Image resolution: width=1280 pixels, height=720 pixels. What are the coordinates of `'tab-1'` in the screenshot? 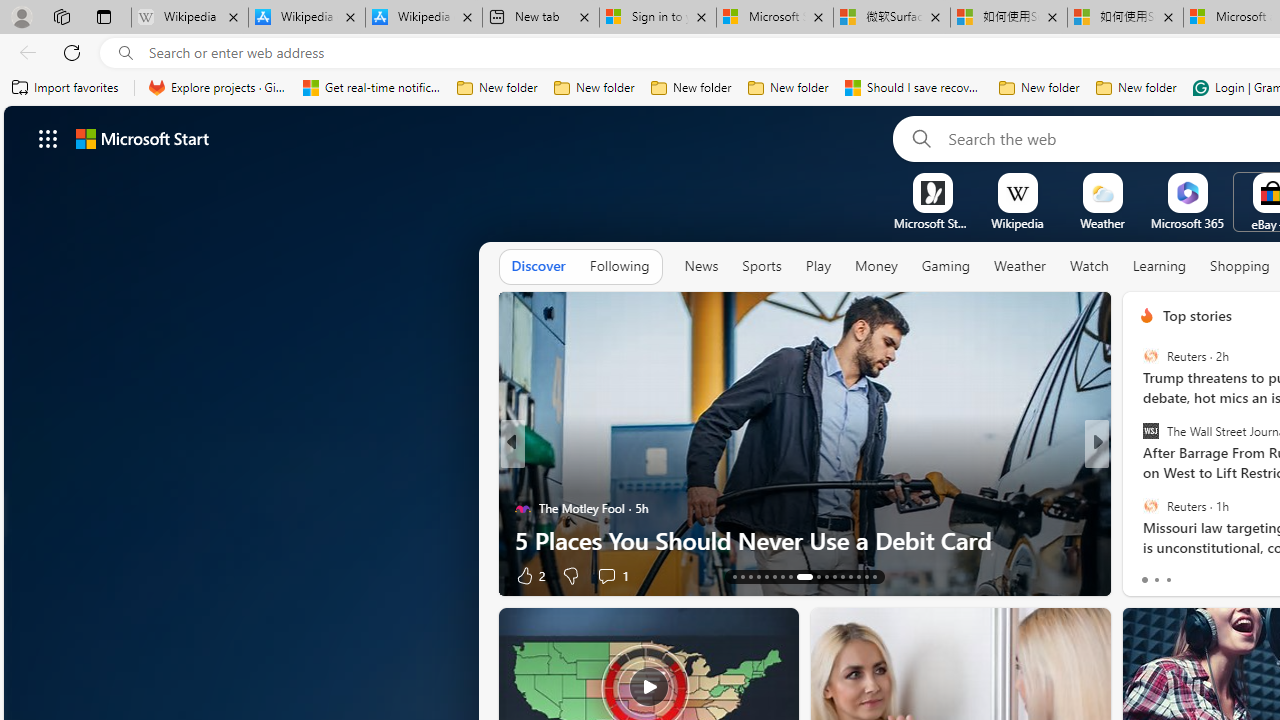 It's located at (1156, 579).